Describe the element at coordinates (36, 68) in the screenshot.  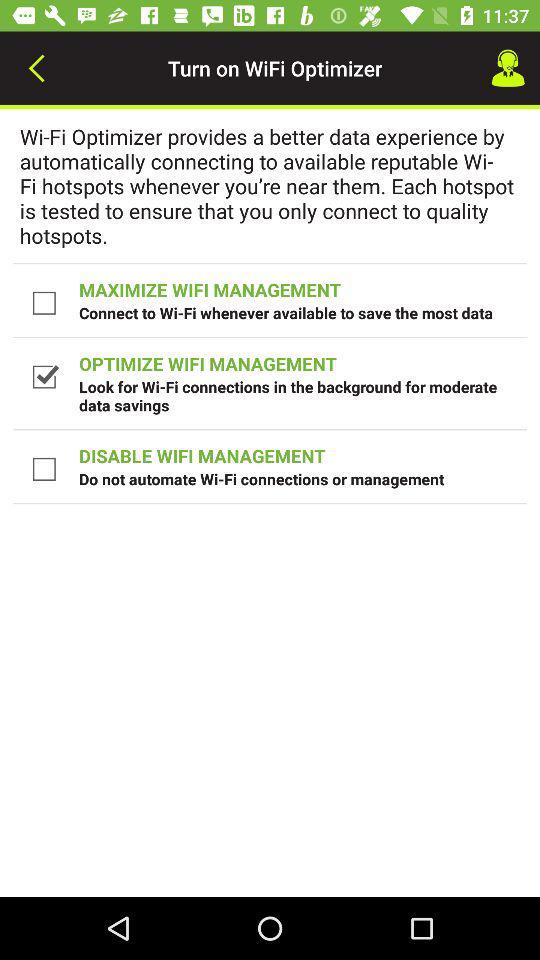
I see `the item next to the turn on wifi icon` at that location.